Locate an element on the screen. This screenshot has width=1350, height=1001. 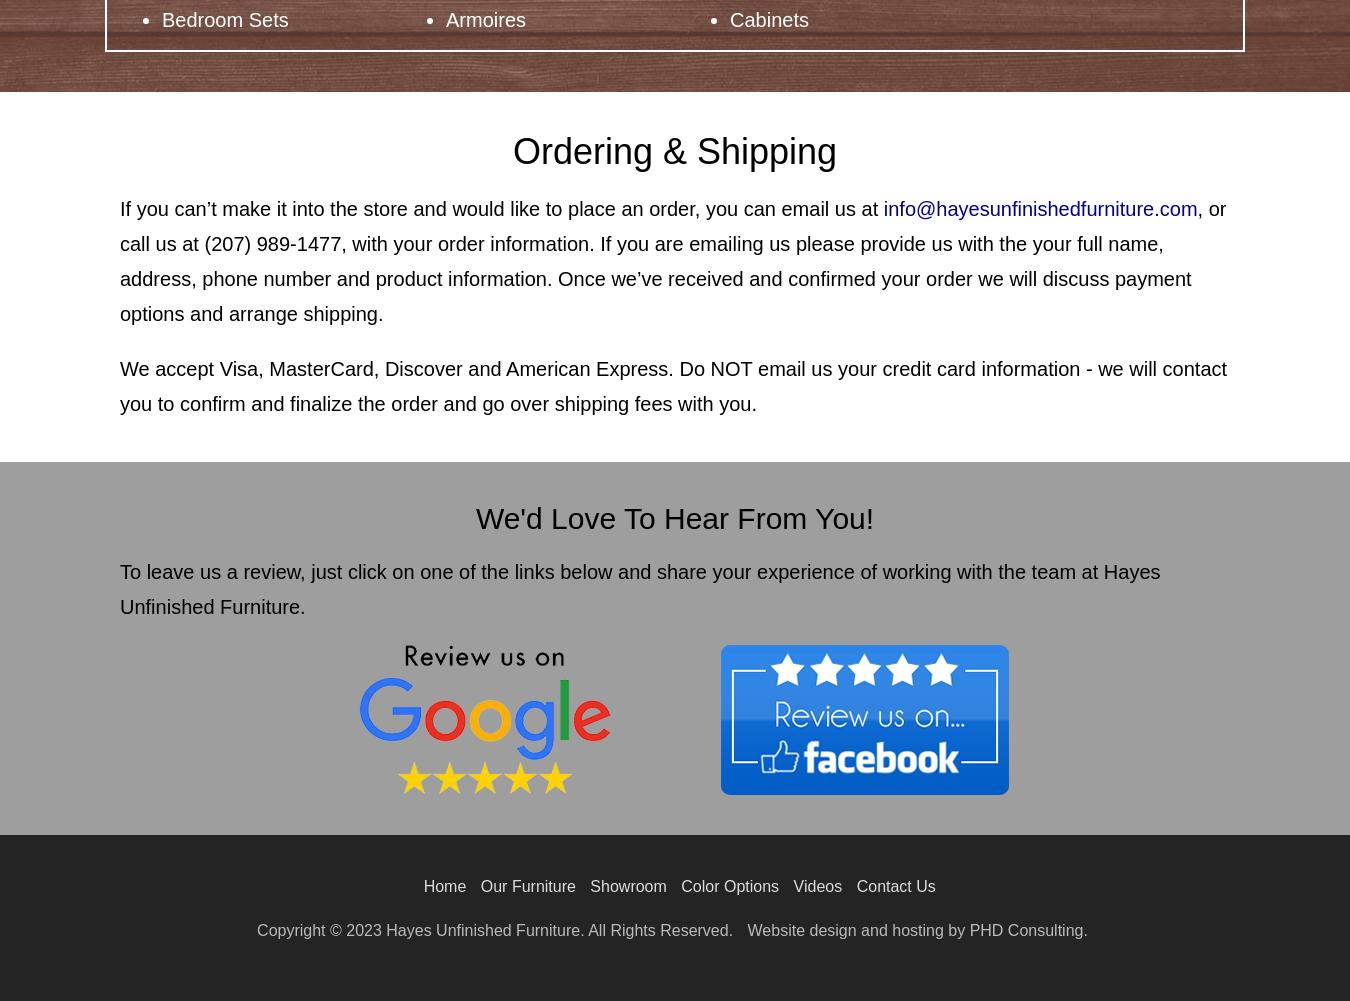
'Videos' is located at coordinates (792, 885).